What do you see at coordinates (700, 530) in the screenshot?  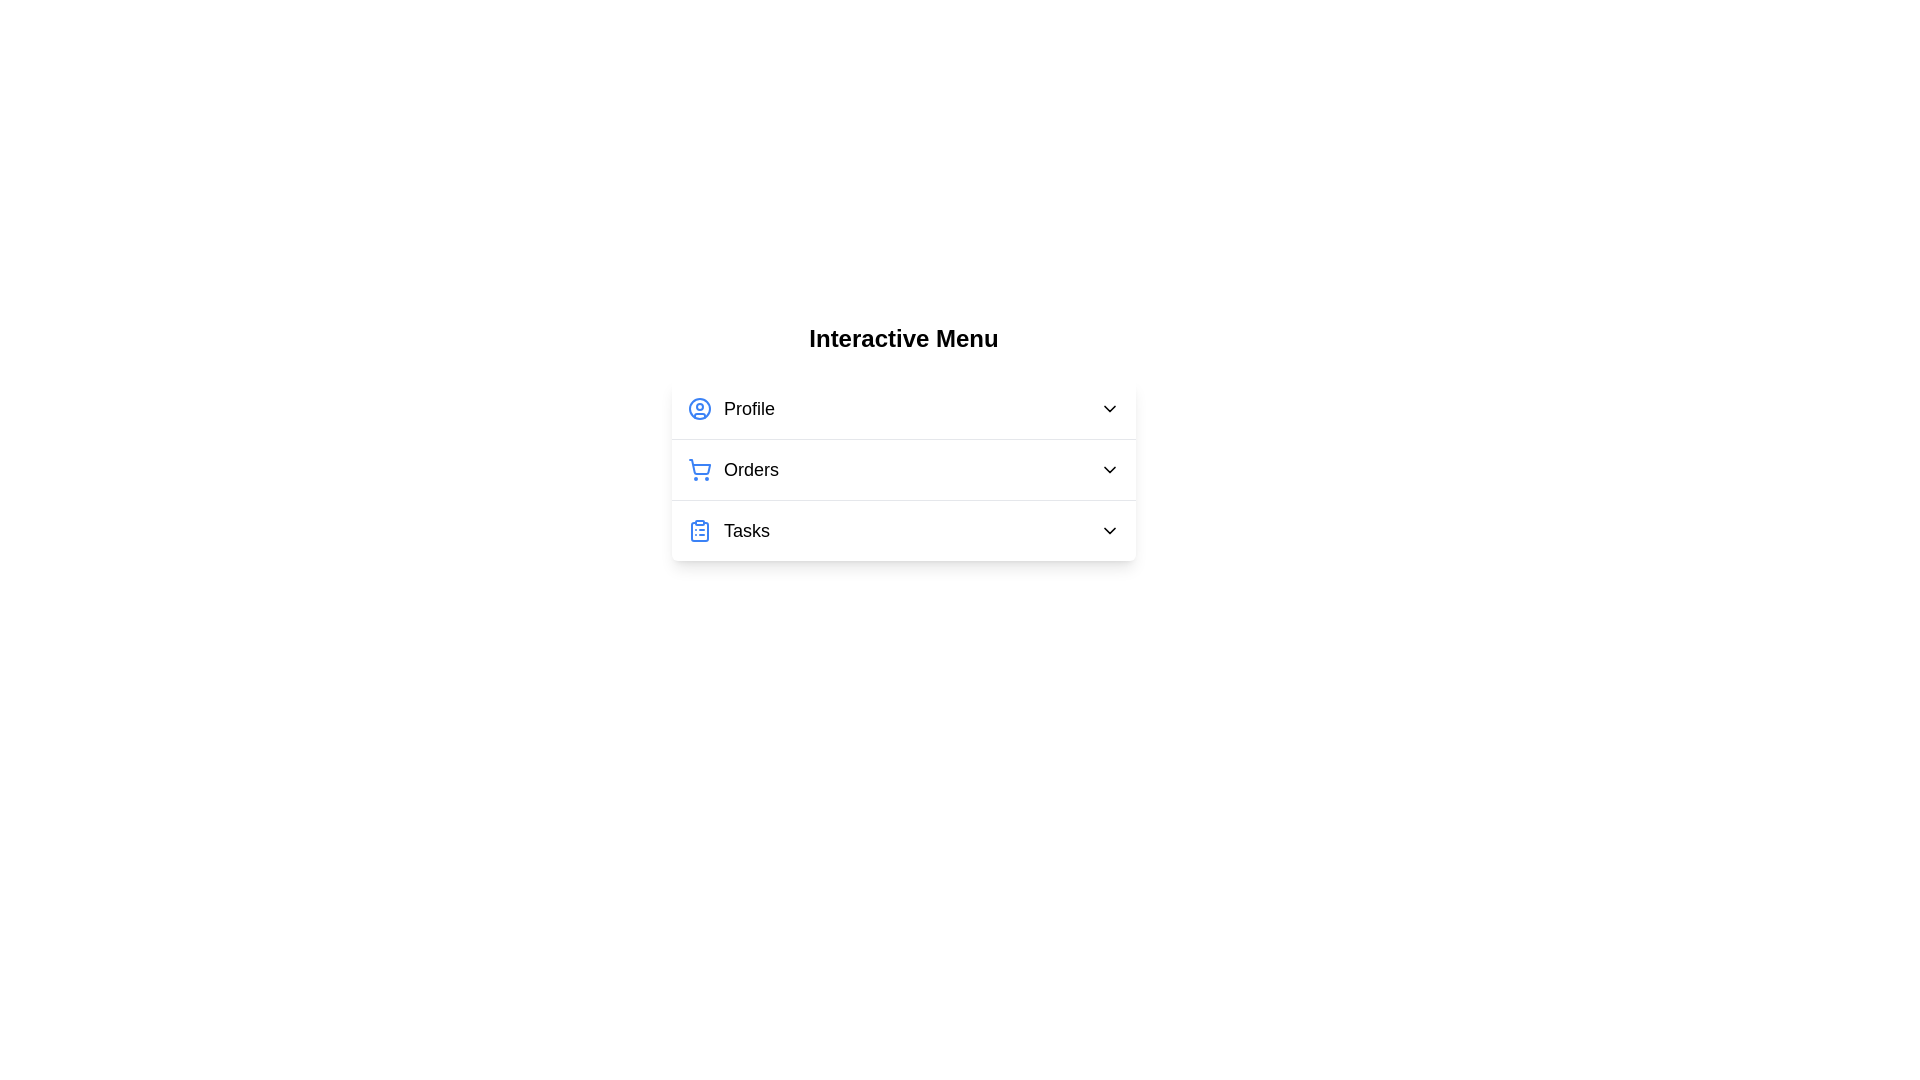 I see `the small blue clipboard icon that is part of the 'Tasks' menu, located to the left of the text 'Tasks'` at bounding box center [700, 530].